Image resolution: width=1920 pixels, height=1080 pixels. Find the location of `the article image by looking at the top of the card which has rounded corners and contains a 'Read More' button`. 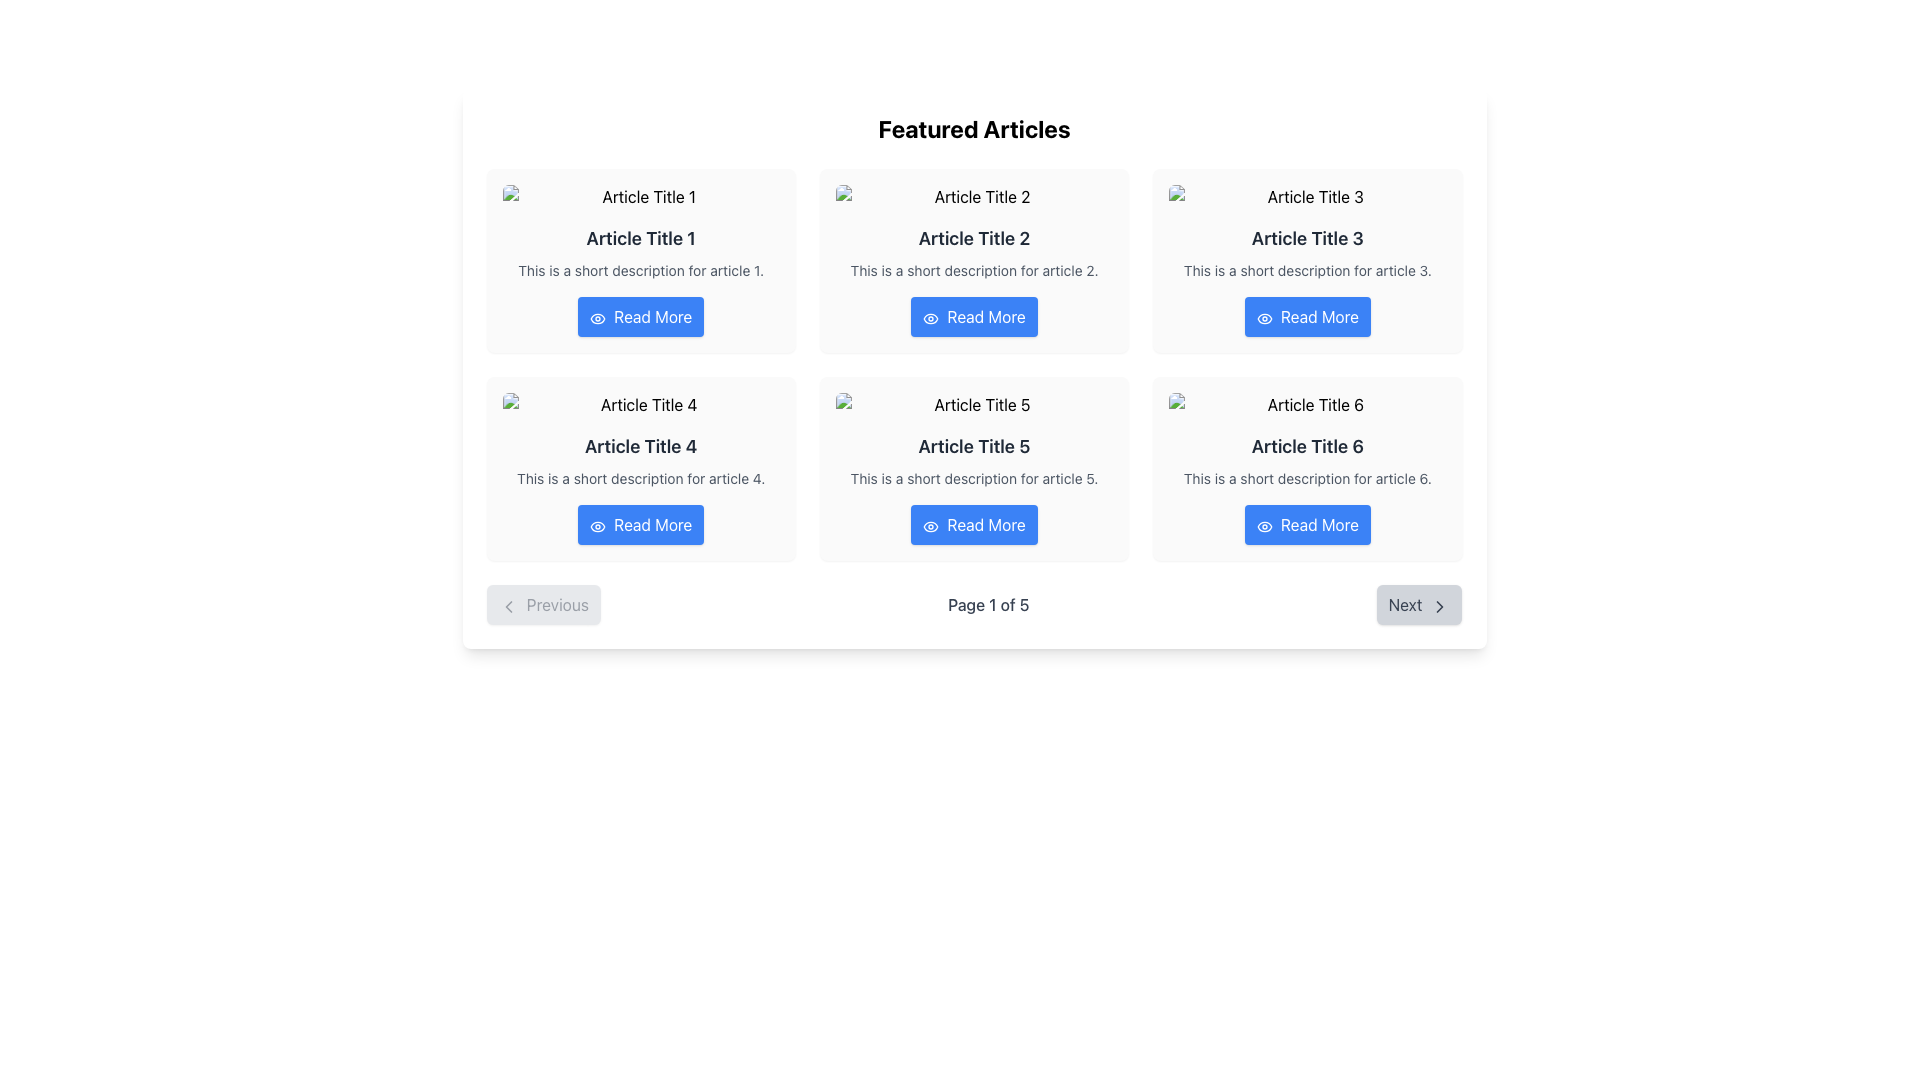

the article image by looking at the top of the card which has rounded corners and contains a 'Read More' button is located at coordinates (641, 469).